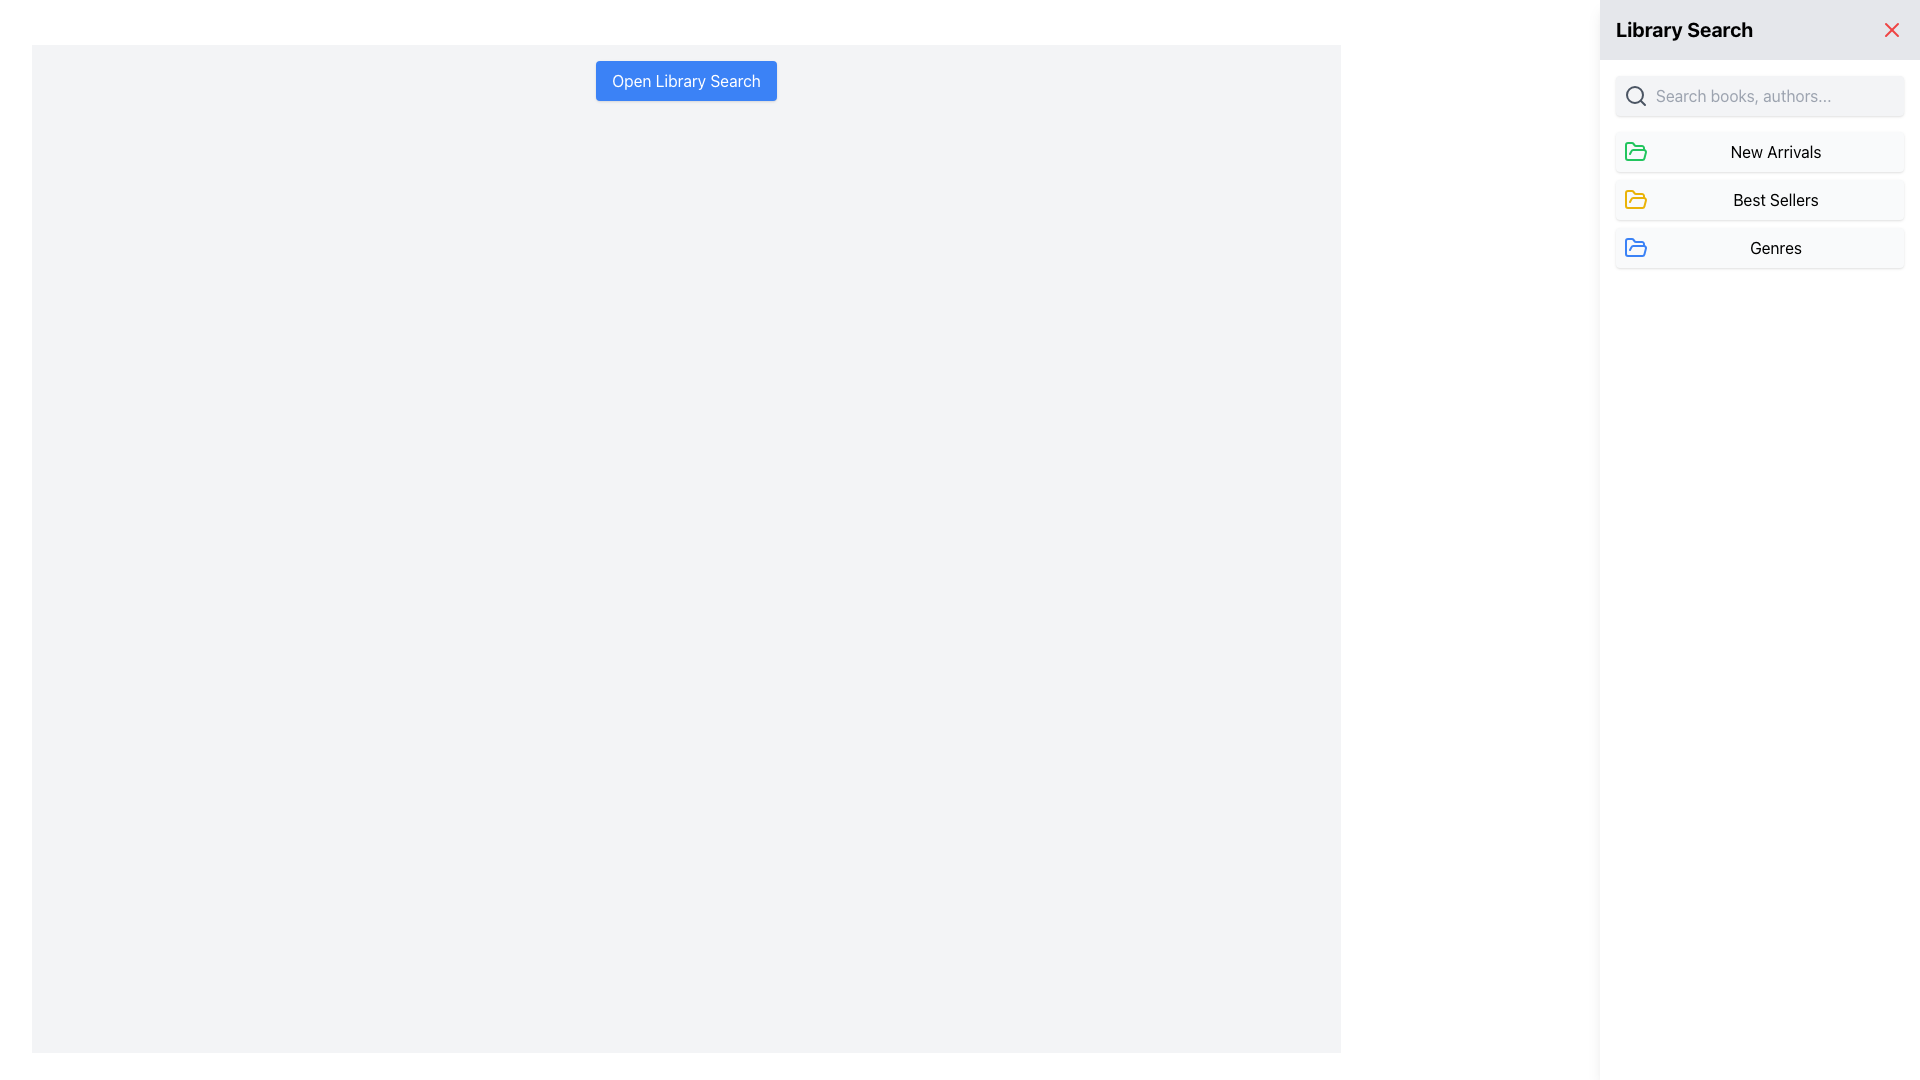 The height and width of the screenshot is (1080, 1920). What do you see at coordinates (1683, 30) in the screenshot?
I see `the 'Library Search' static text, which serves as a title for the associated side panel, located at the top of the sidebar` at bounding box center [1683, 30].